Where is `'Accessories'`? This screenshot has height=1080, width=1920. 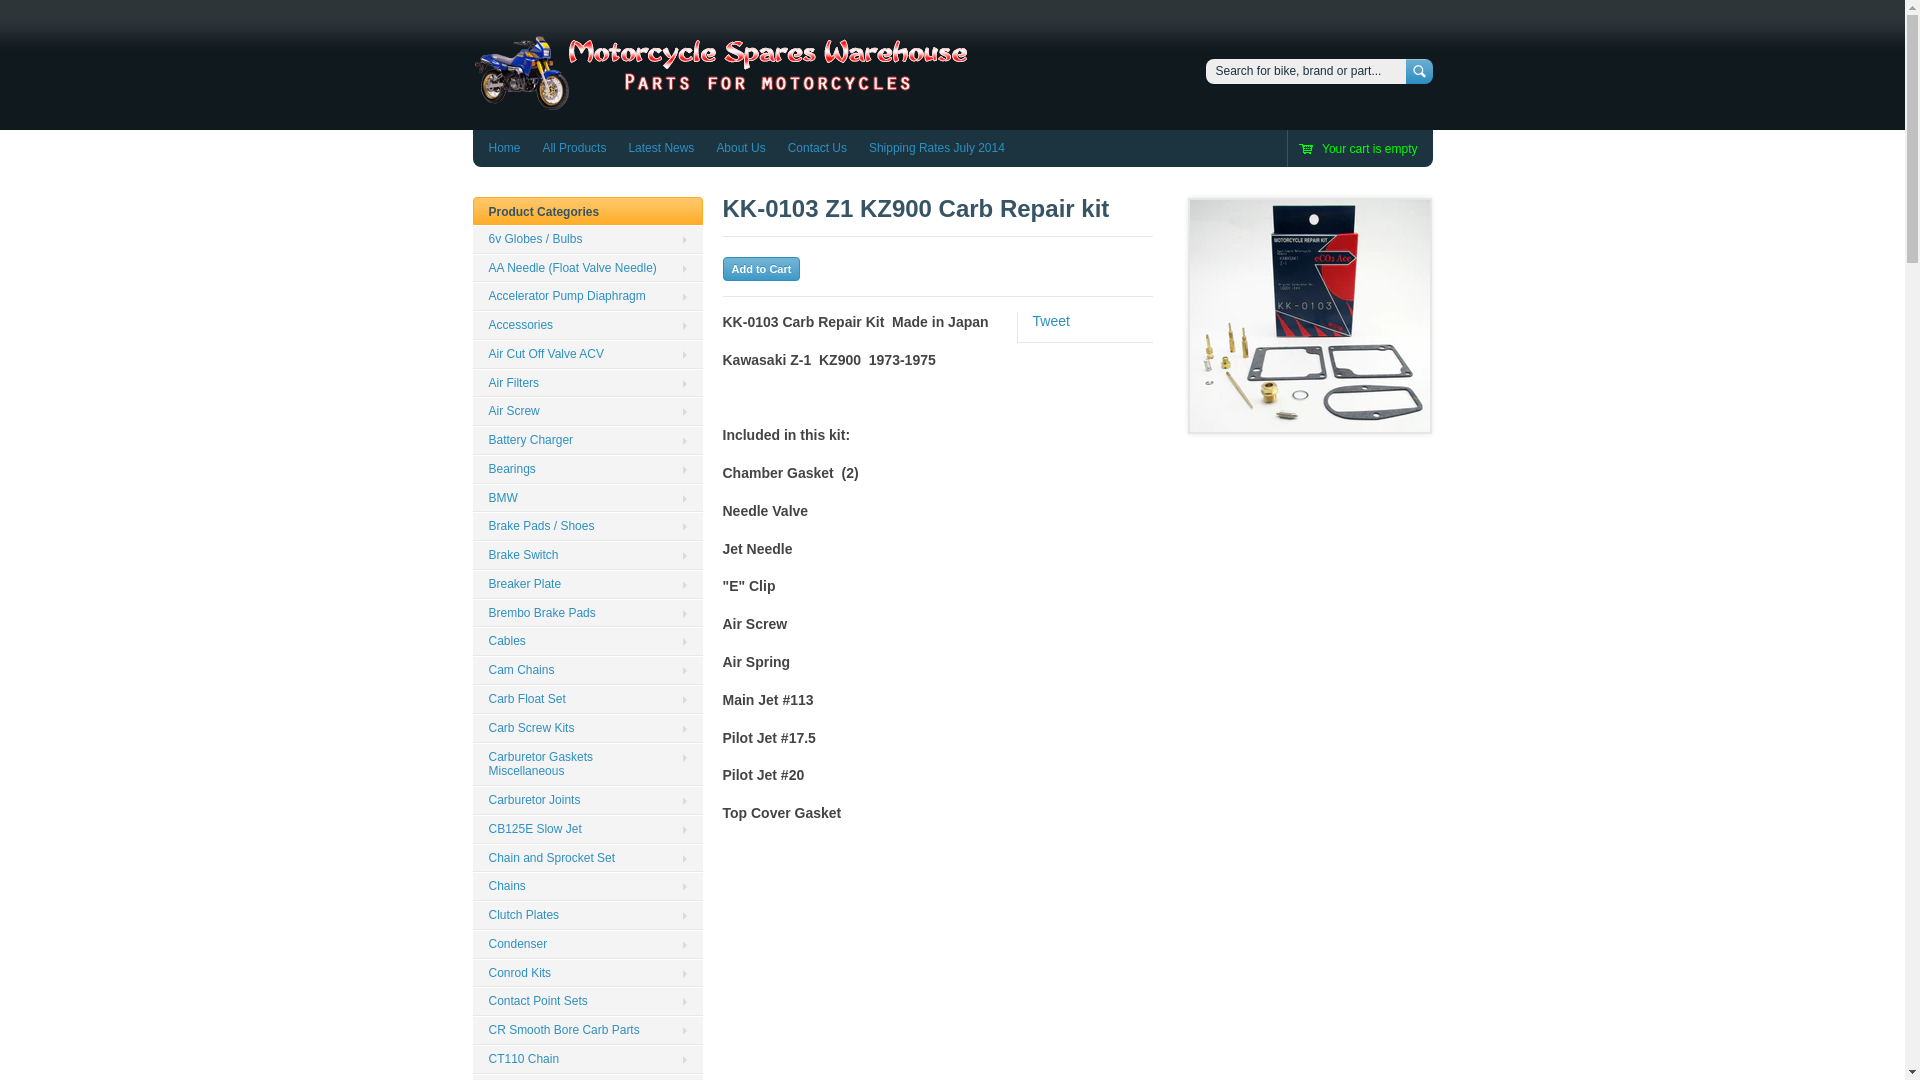
'Accessories' is located at coordinates (585, 324).